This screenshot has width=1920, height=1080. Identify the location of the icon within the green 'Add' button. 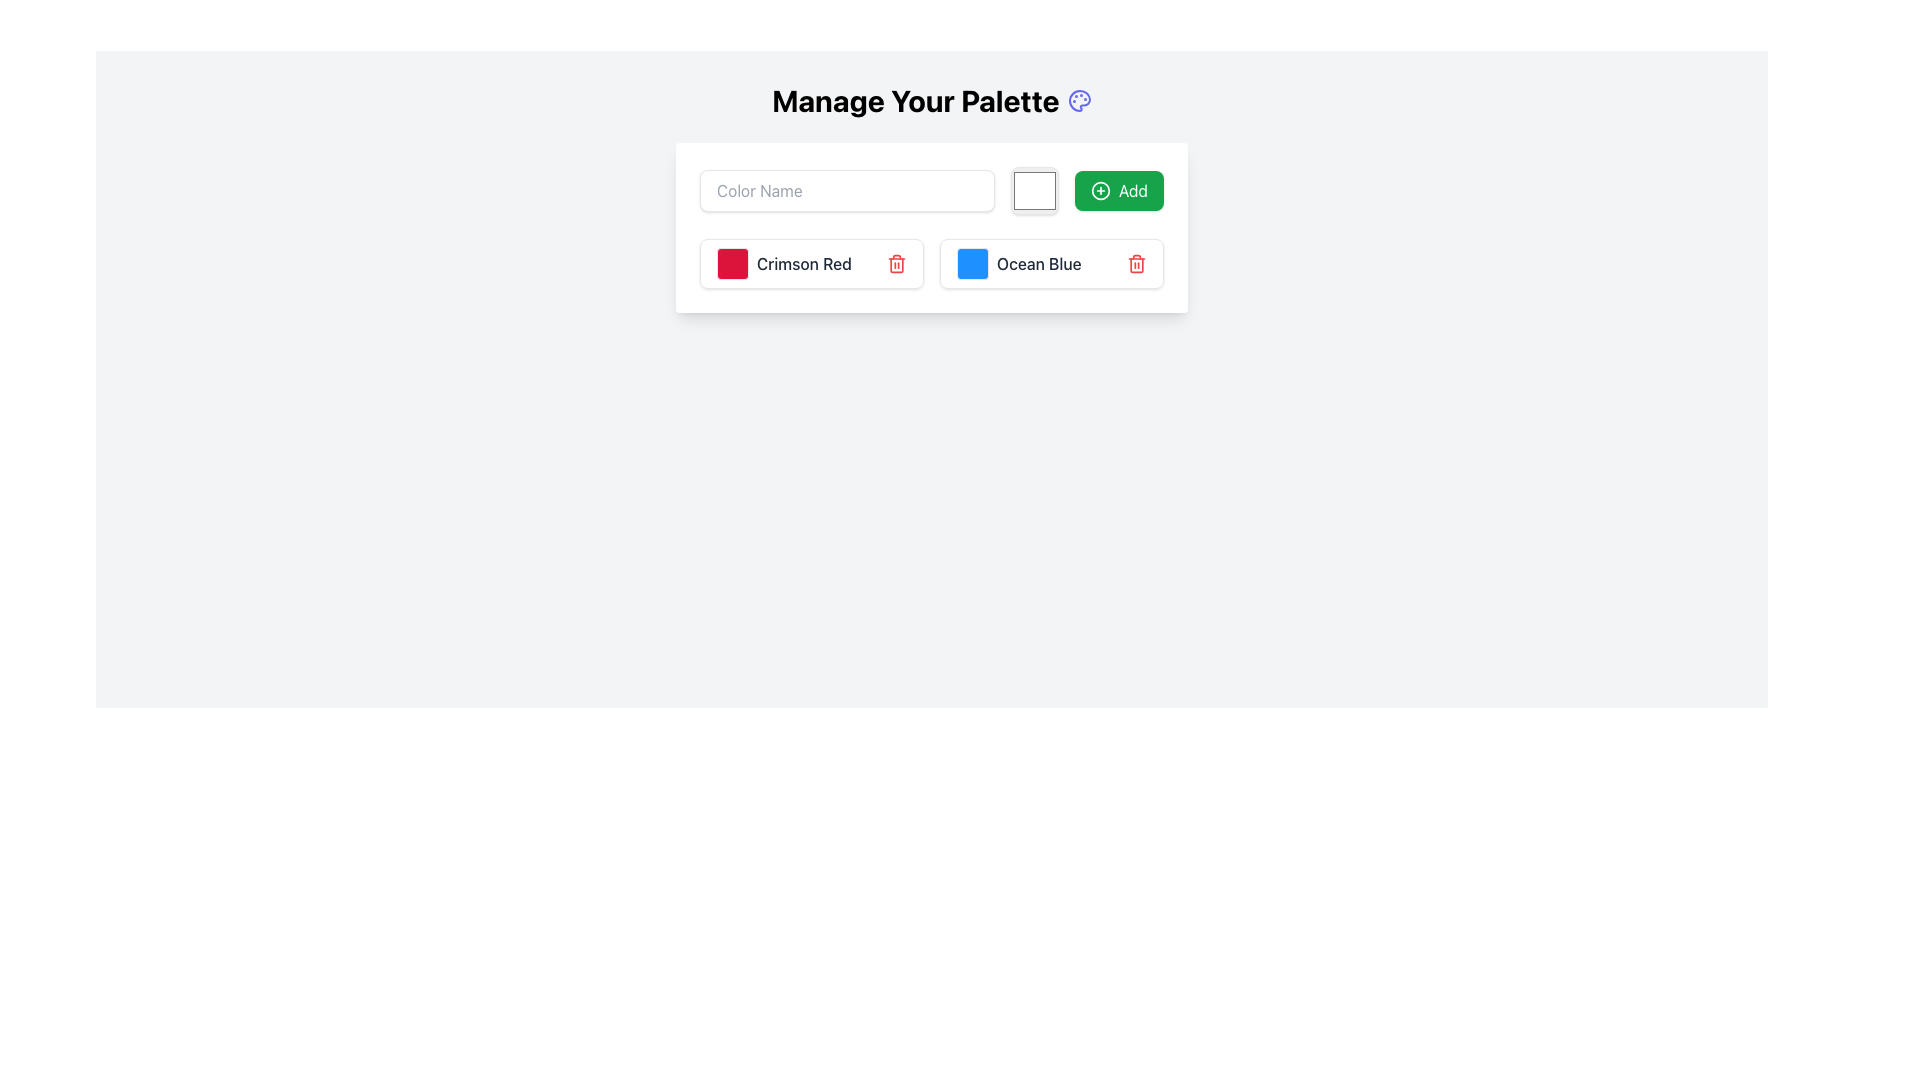
(1099, 191).